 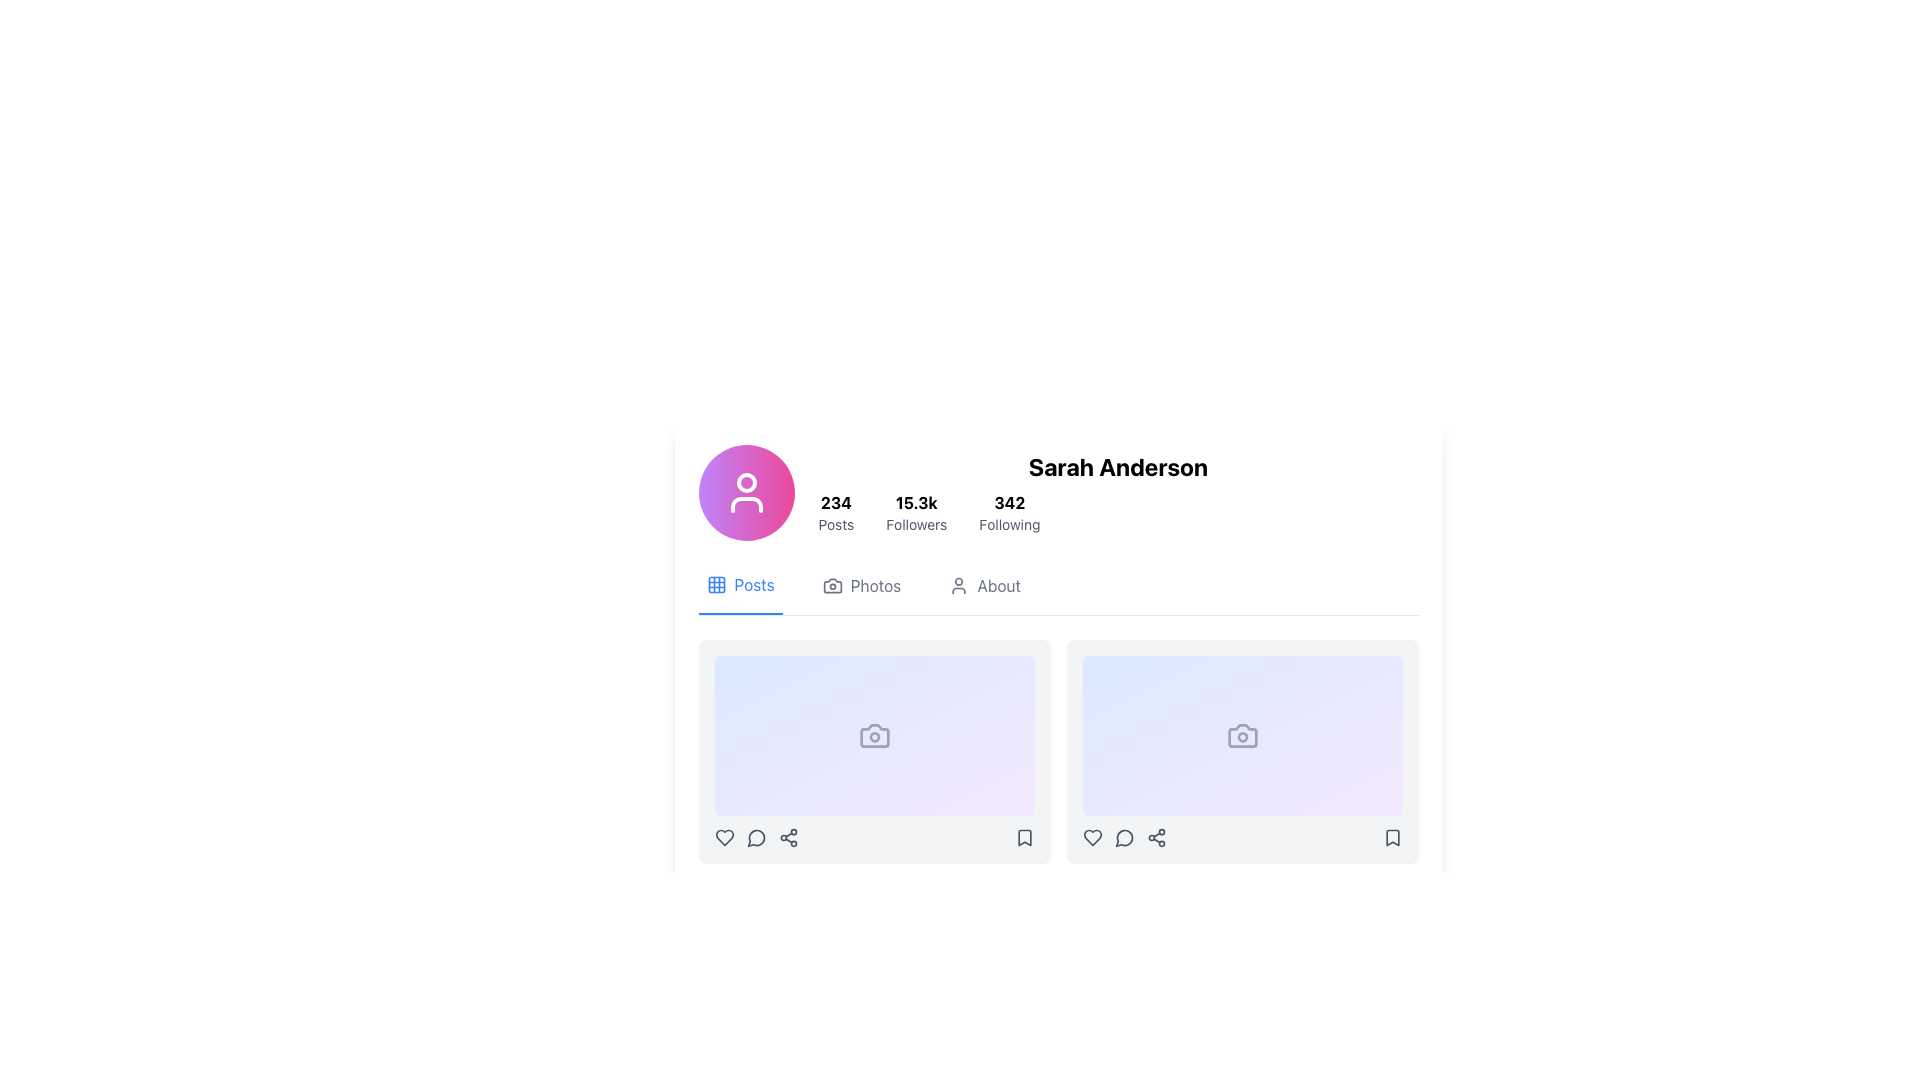 What do you see at coordinates (745, 504) in the screenshot?
I see `the decorative SVG element located at the bottom of the circular avatar icon in the top-left section of the profile interface` at bounding box center [745, 504].